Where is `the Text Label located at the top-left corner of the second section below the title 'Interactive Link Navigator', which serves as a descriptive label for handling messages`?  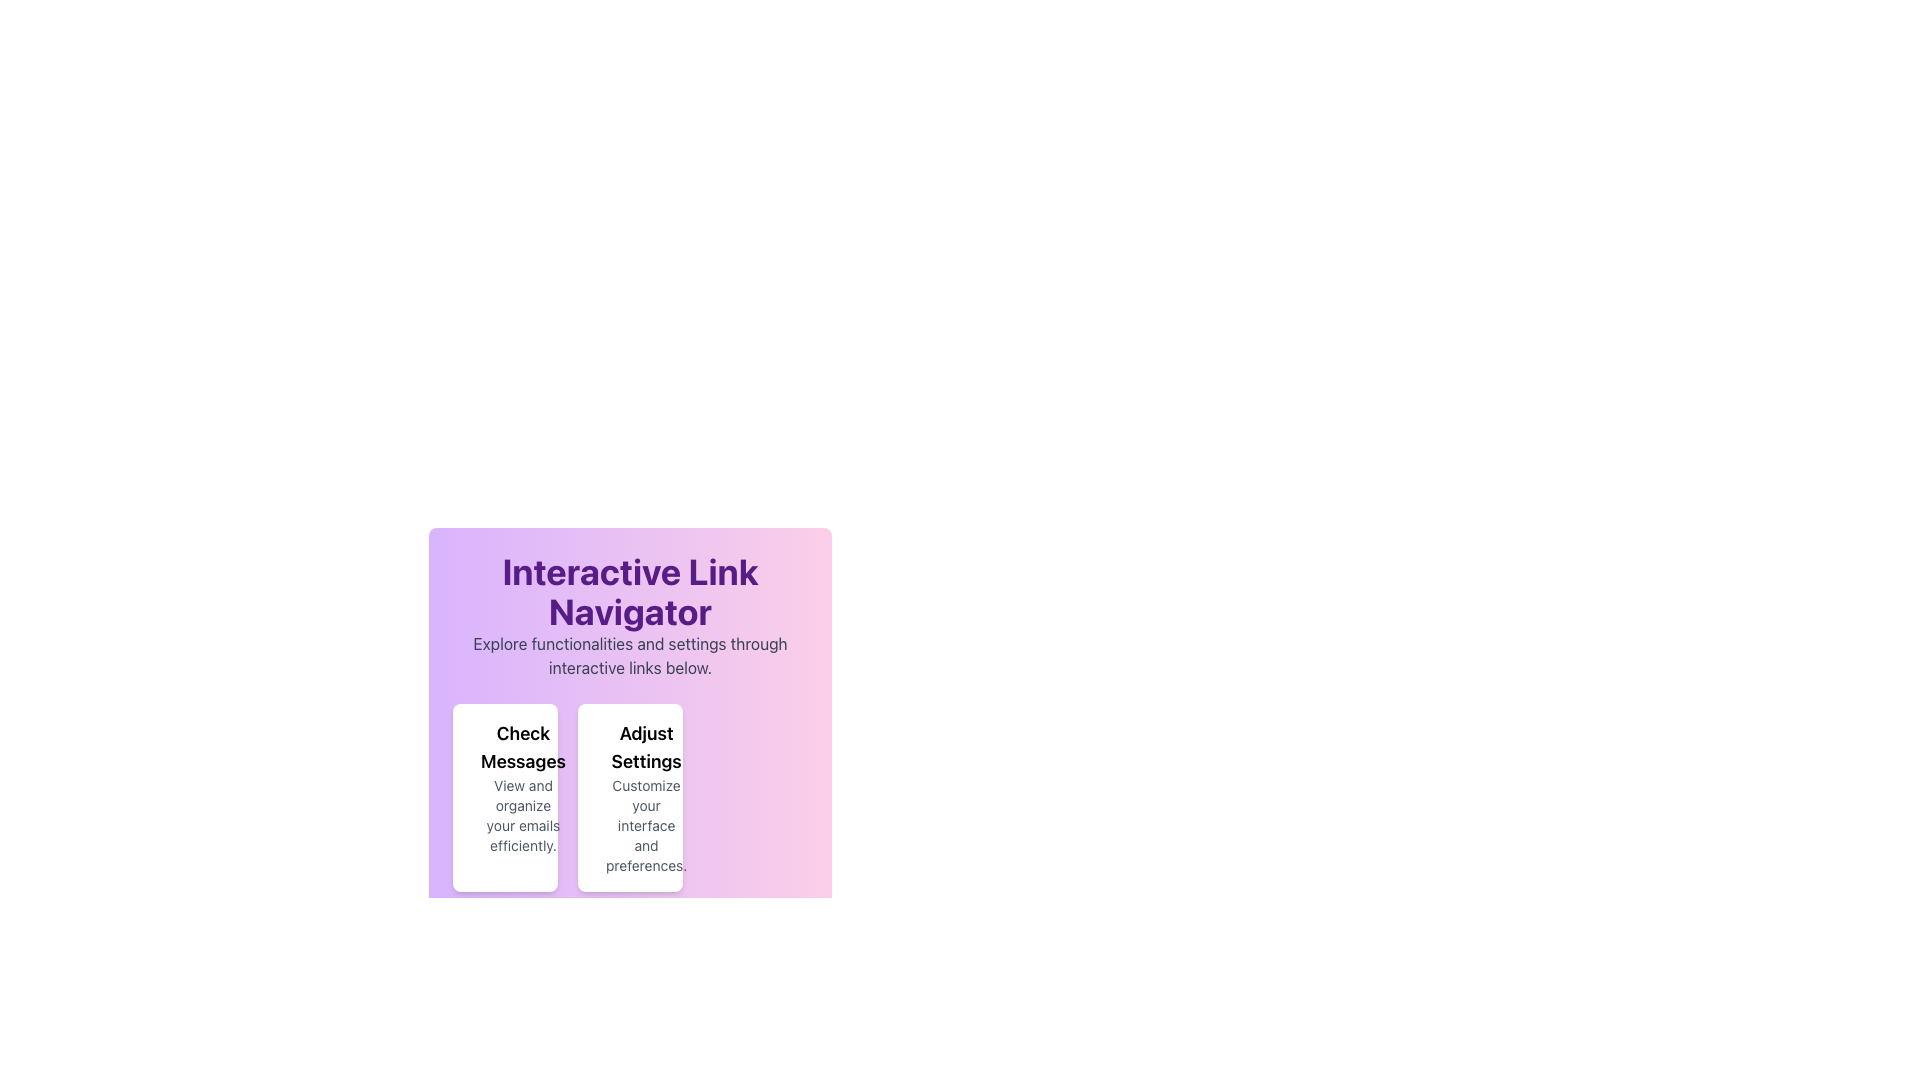 the Text Label located at the top-left corner of the second section below the title 'Interactive Link Navigator', which serves as a descriptive label for handling messages is located at coordinates (523, 748).